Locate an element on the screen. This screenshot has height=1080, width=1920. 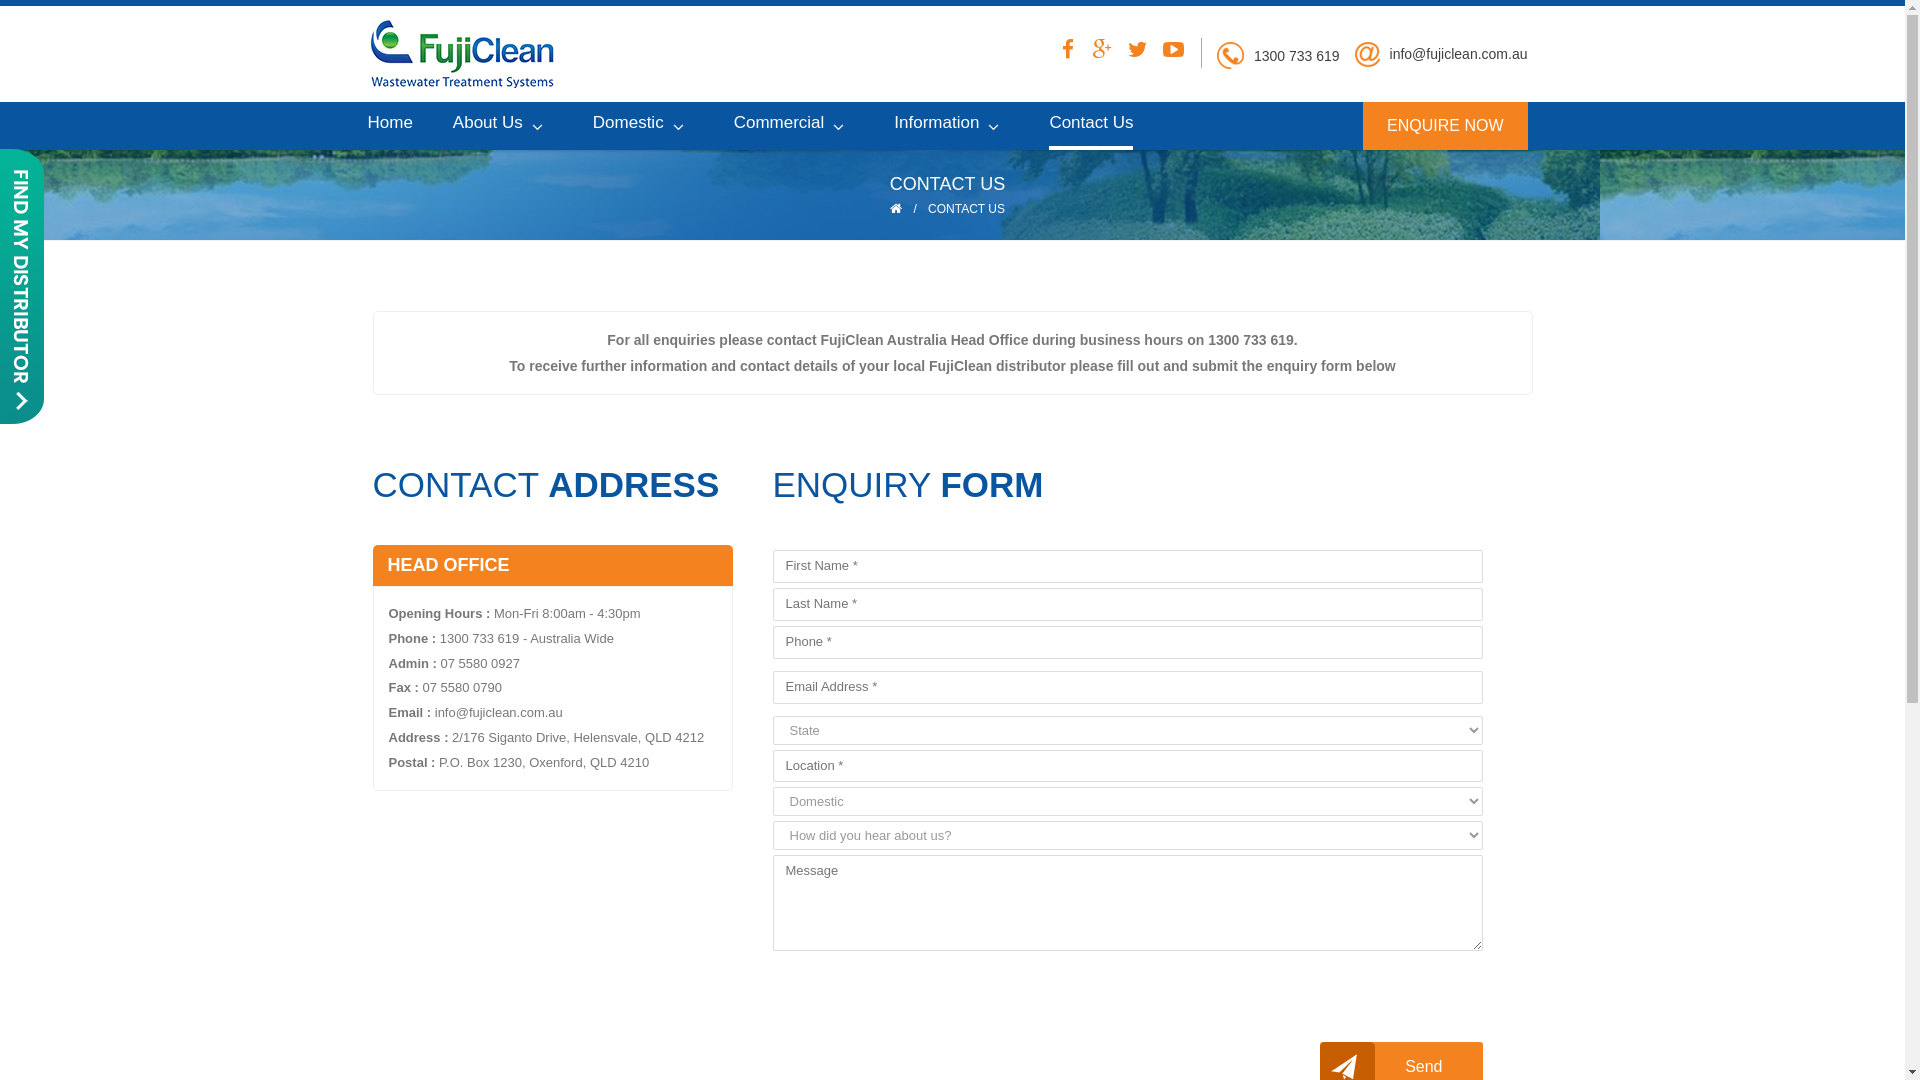
'Twitter' is located at coordinates (1121, 52).